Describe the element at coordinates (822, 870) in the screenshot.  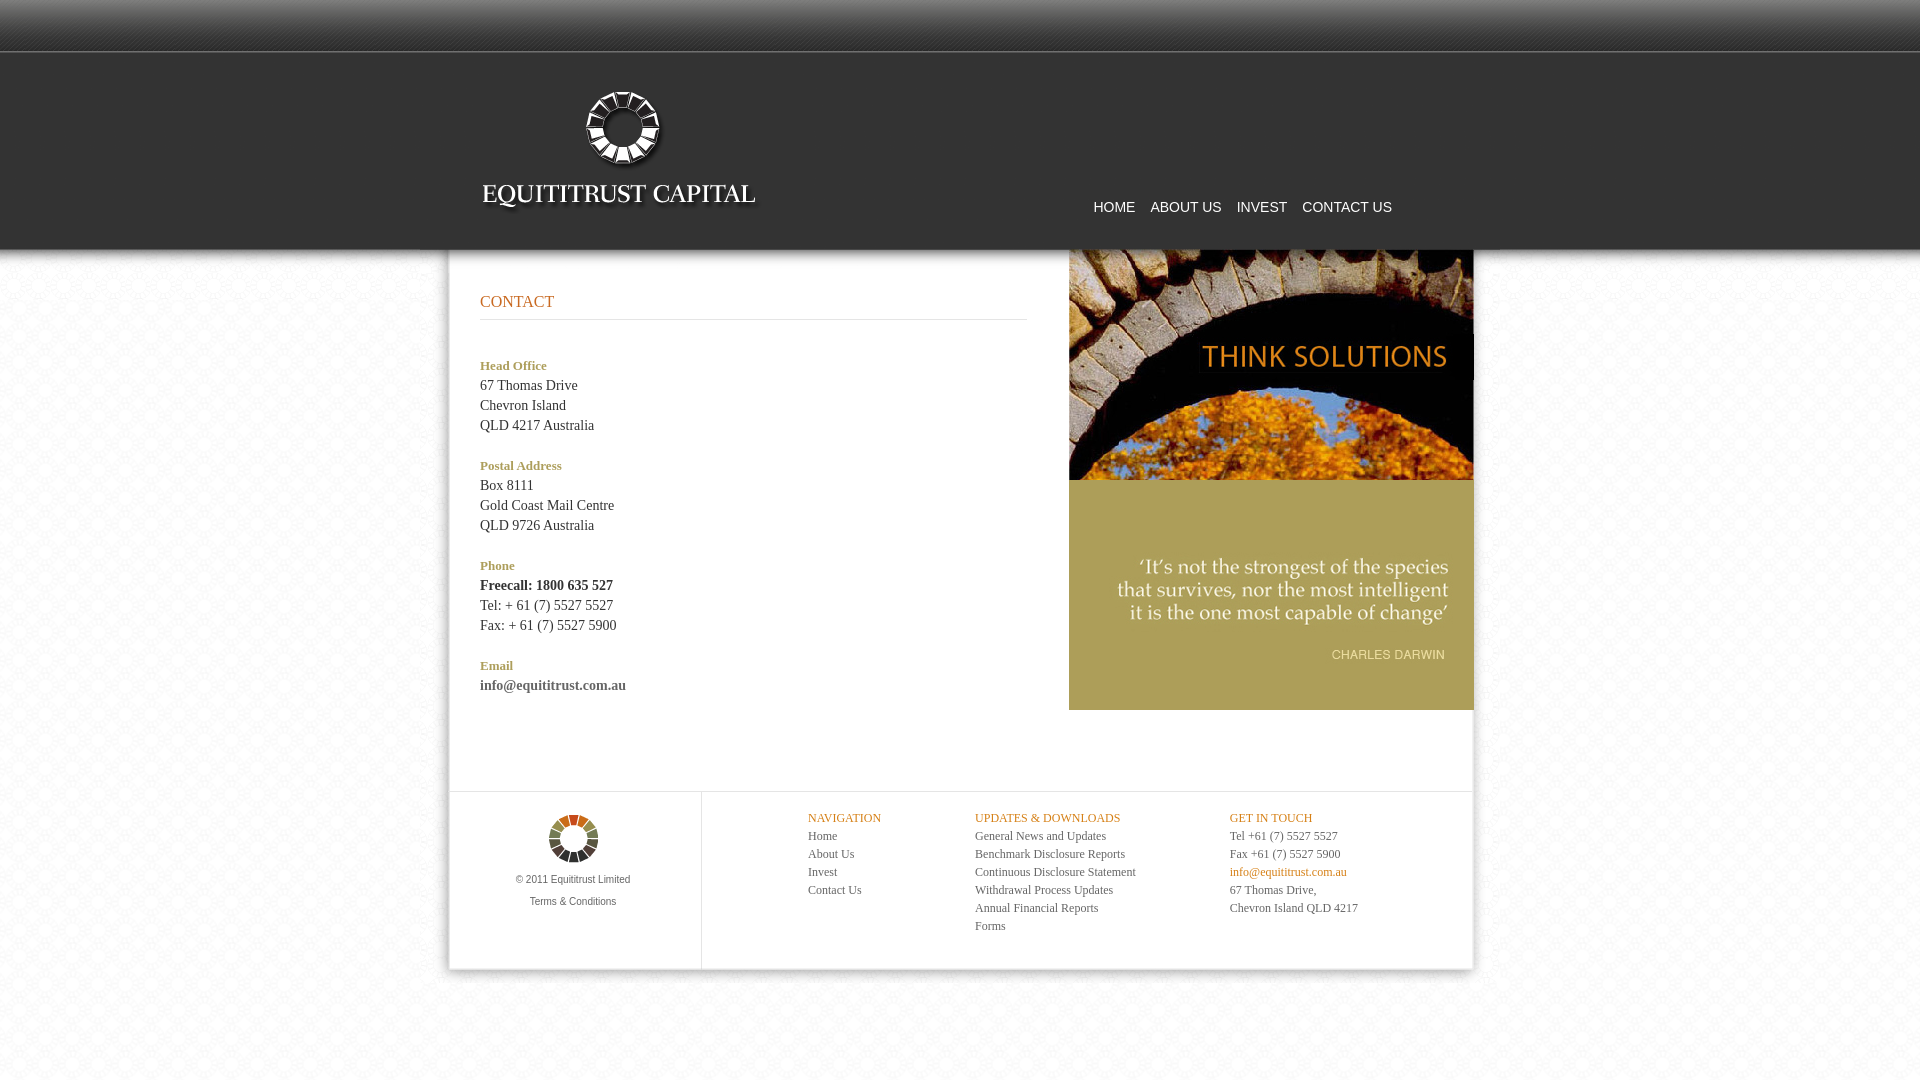
I see `'Invest'` at that location.